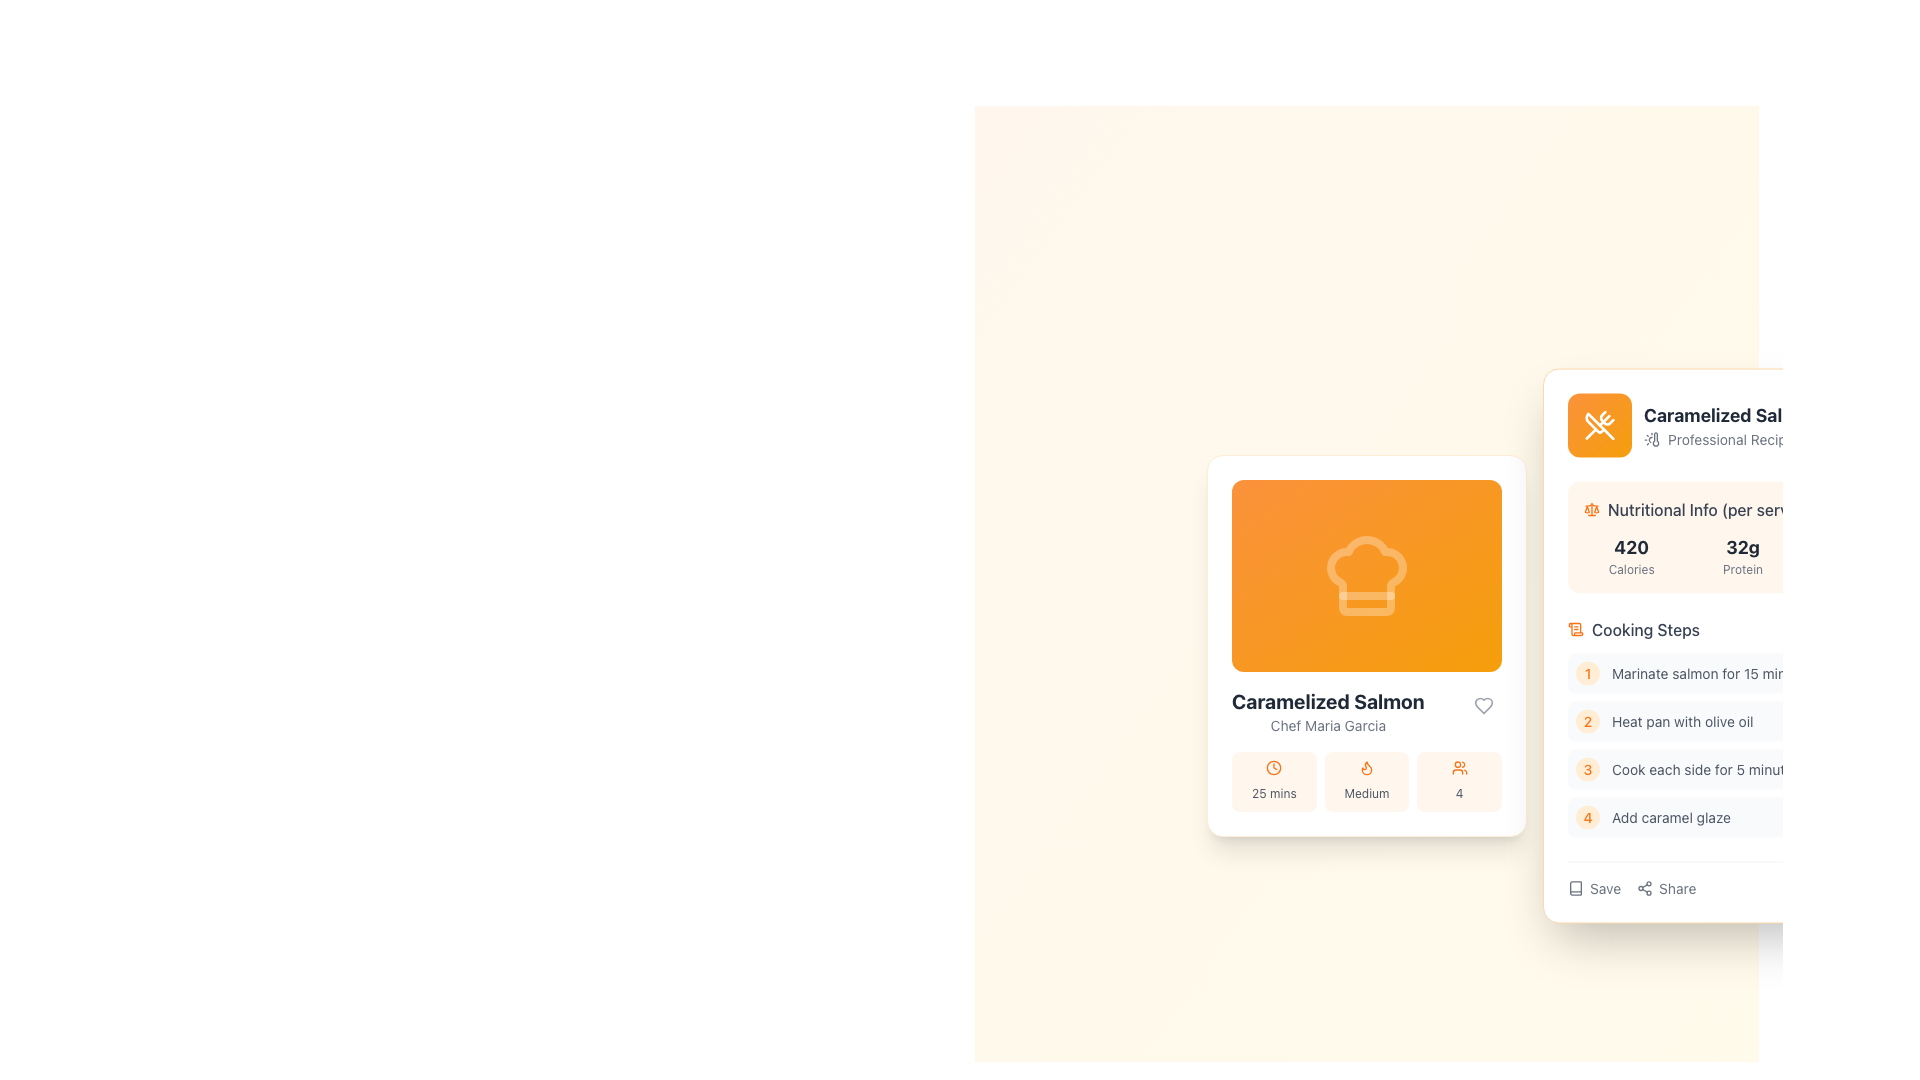 Image resolution: width=1920 pixels, height=1080 pixels. Describe the element at coordinates (1483, 704) in the screenshot. I see `the heart-shaped favorite button located at the top-right corner of the 'Caramelized Salmon' recipe card to mark it as favorite` at that location.